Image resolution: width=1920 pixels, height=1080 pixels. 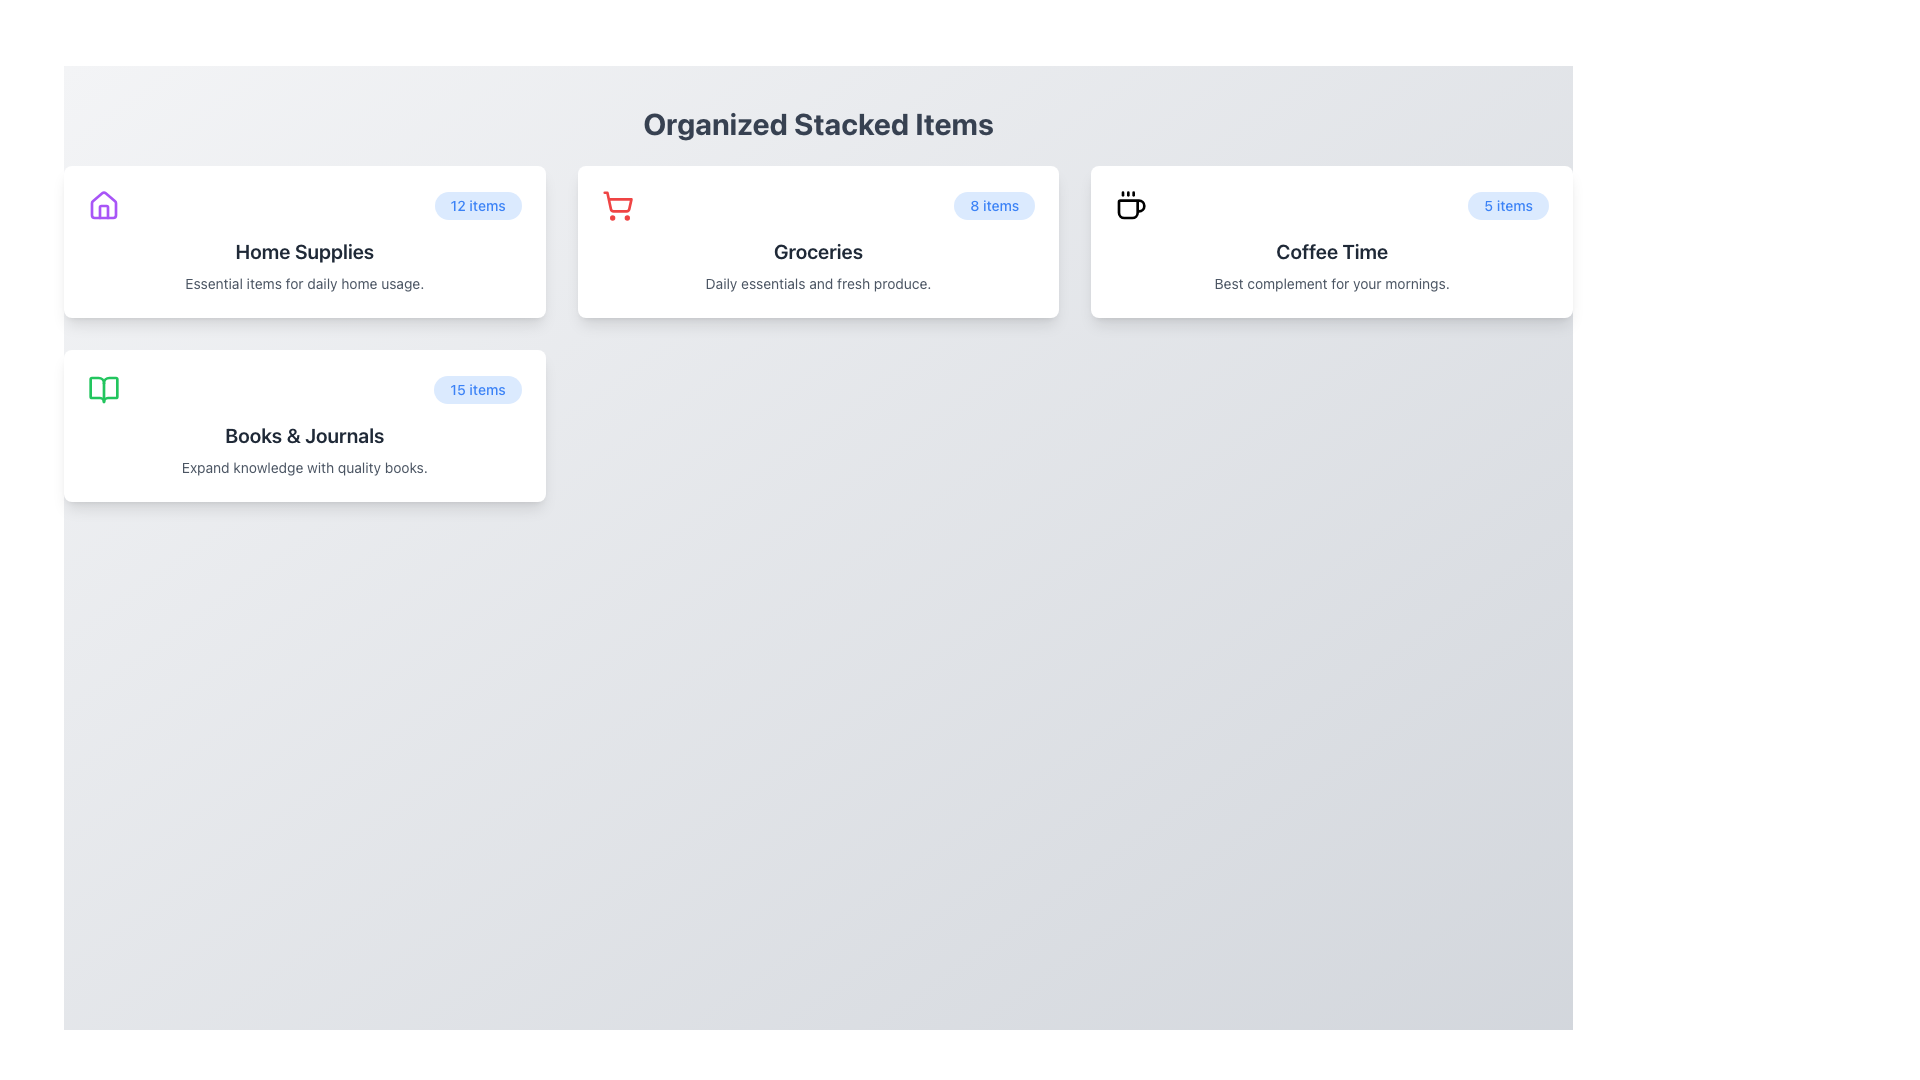 What do you see at coordinates (103, 205) in the screenshot?
I see `the purple house icon located to the left of the 'Home Supplies' label in the top row of cards` at bounding box center [103, 205].